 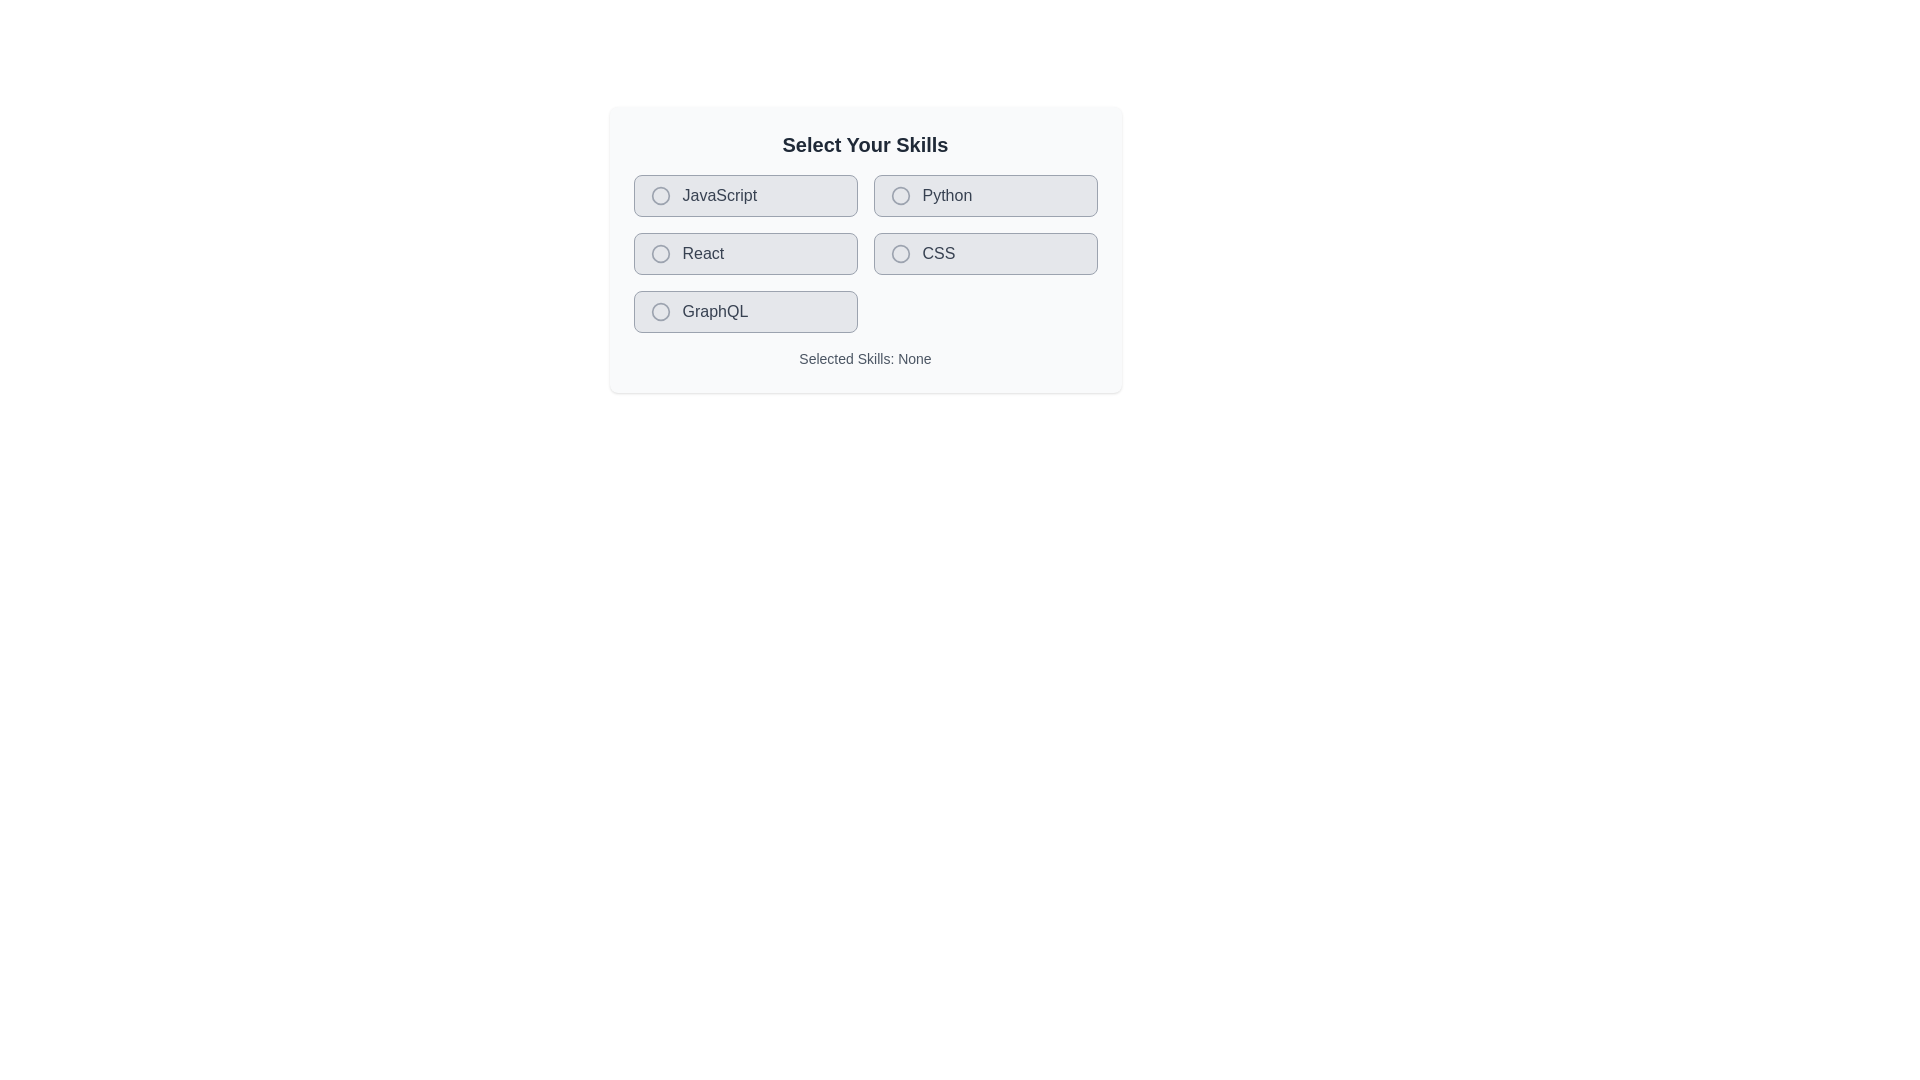 What do you see at coordinates (744, 312) in the screenshot?
I see `the skill chip corresponding to GraphQL` at bounding box center [744, 312].